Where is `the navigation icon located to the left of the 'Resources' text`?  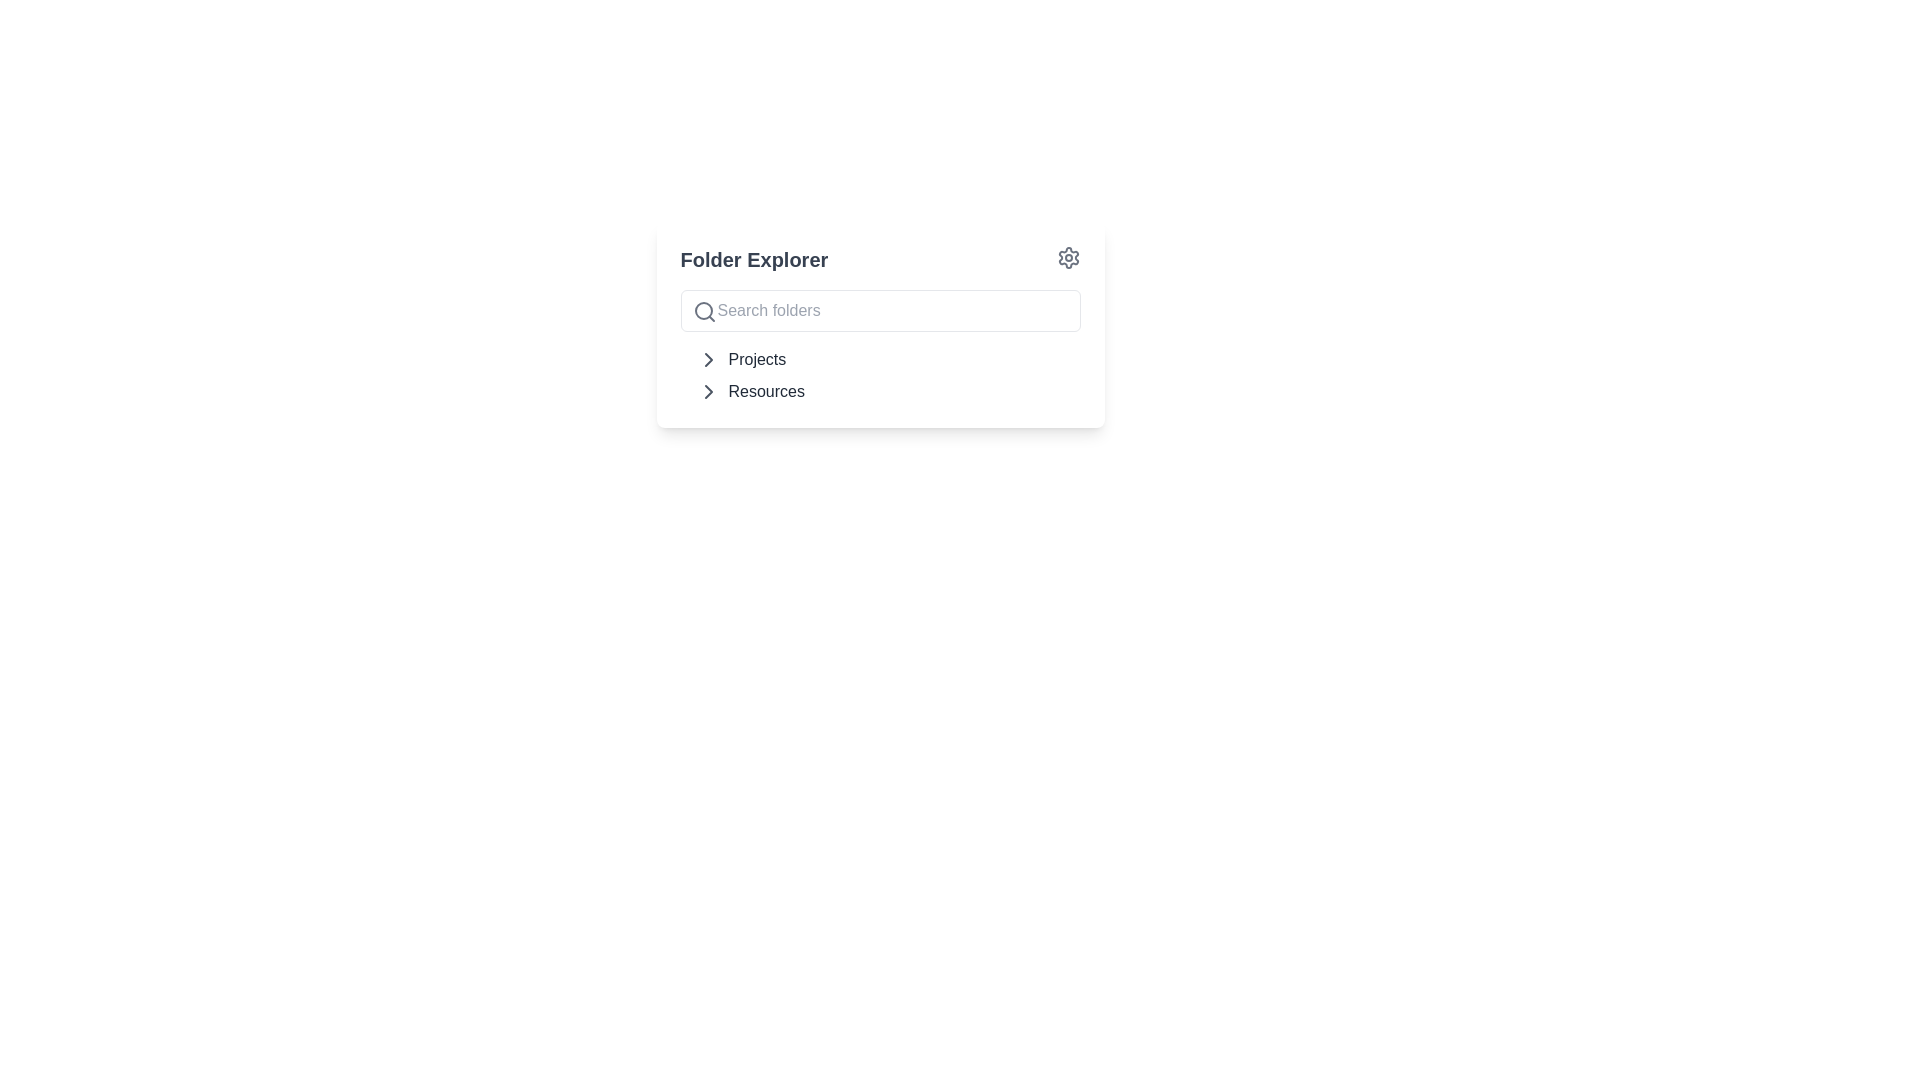
the navigation icon located to the left of the 'Resources' text is located at coordinates (708, 392).